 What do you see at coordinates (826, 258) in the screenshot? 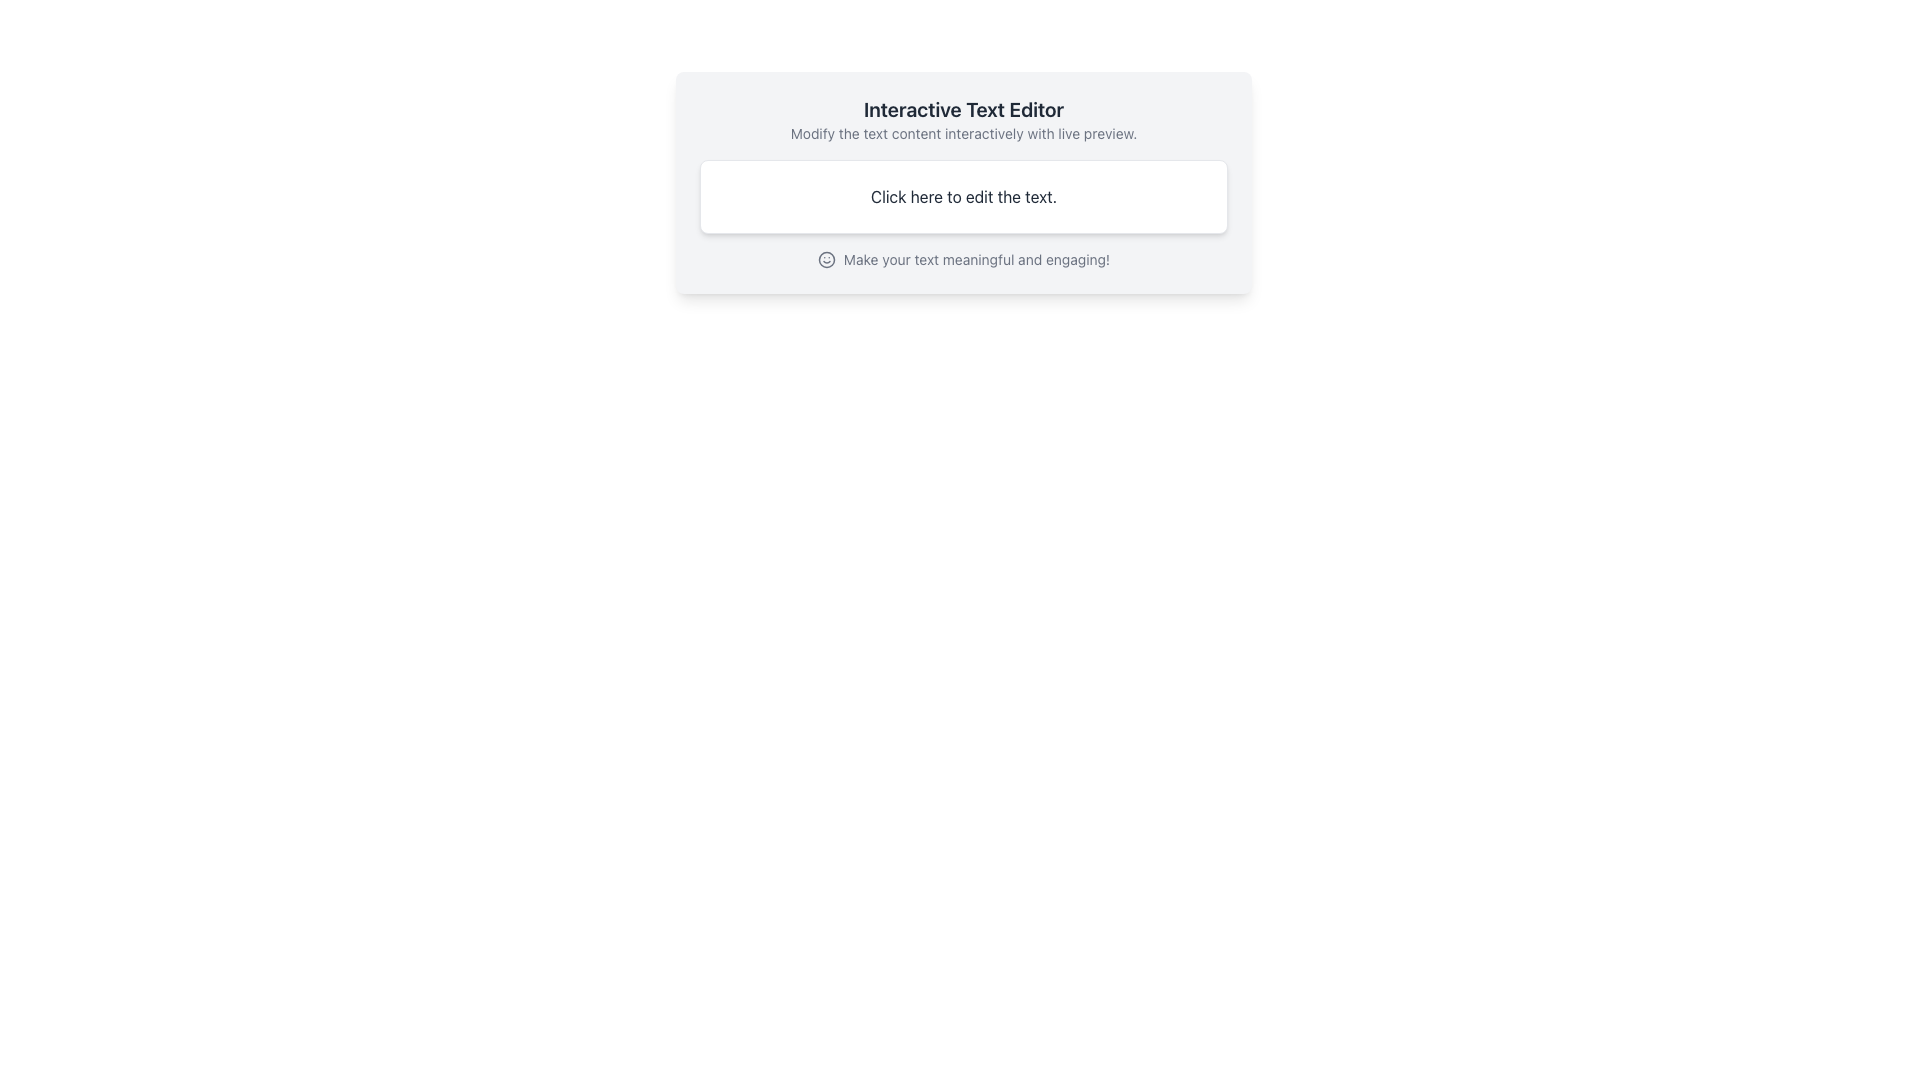
I see `the circular SVG graphic component located at the lower portion of the interface, adjacent to the text 'Make your text meaningful and engaging!'` at bounding box center [826, 258].